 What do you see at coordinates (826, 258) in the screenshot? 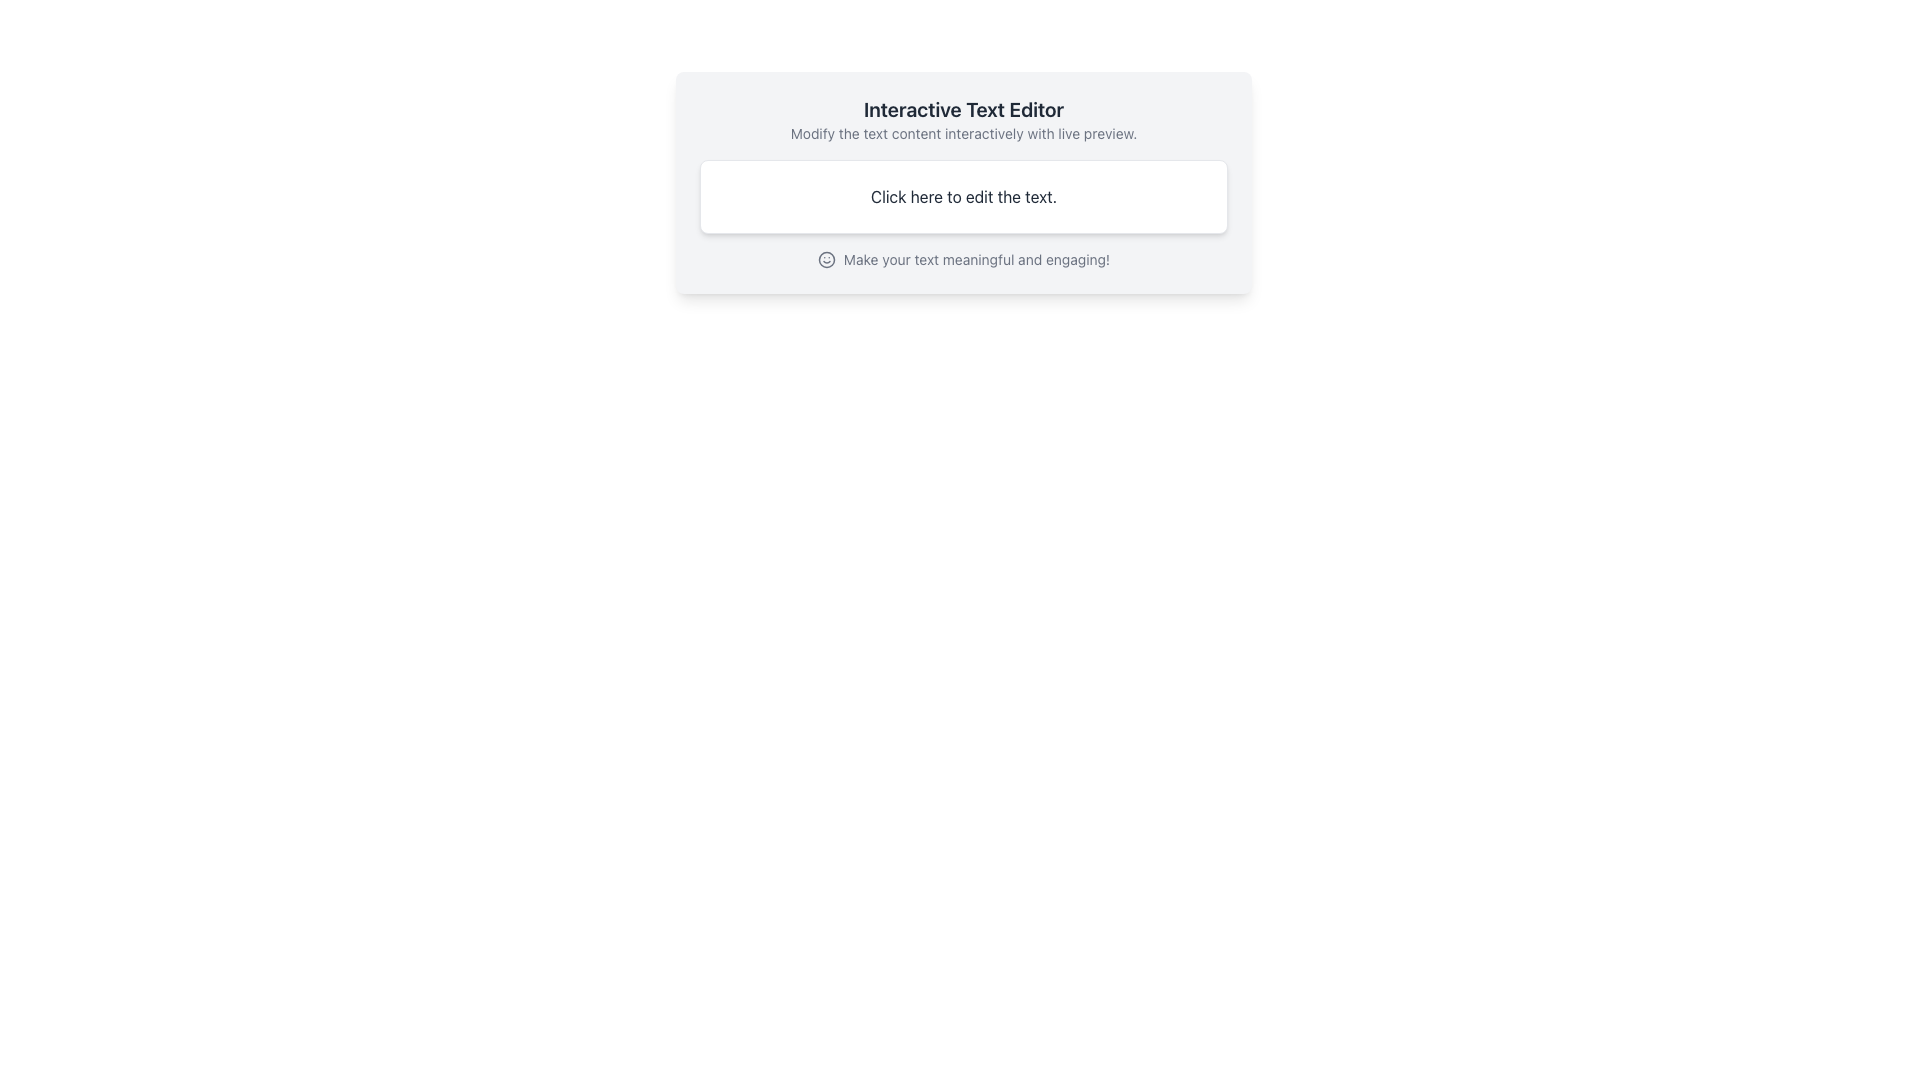
I see `the circular SVG graphic component located at the lower portion of the interface, adjacent to the text 'Make your text meaningful and engaging!'` at bounding box center [826, 258].